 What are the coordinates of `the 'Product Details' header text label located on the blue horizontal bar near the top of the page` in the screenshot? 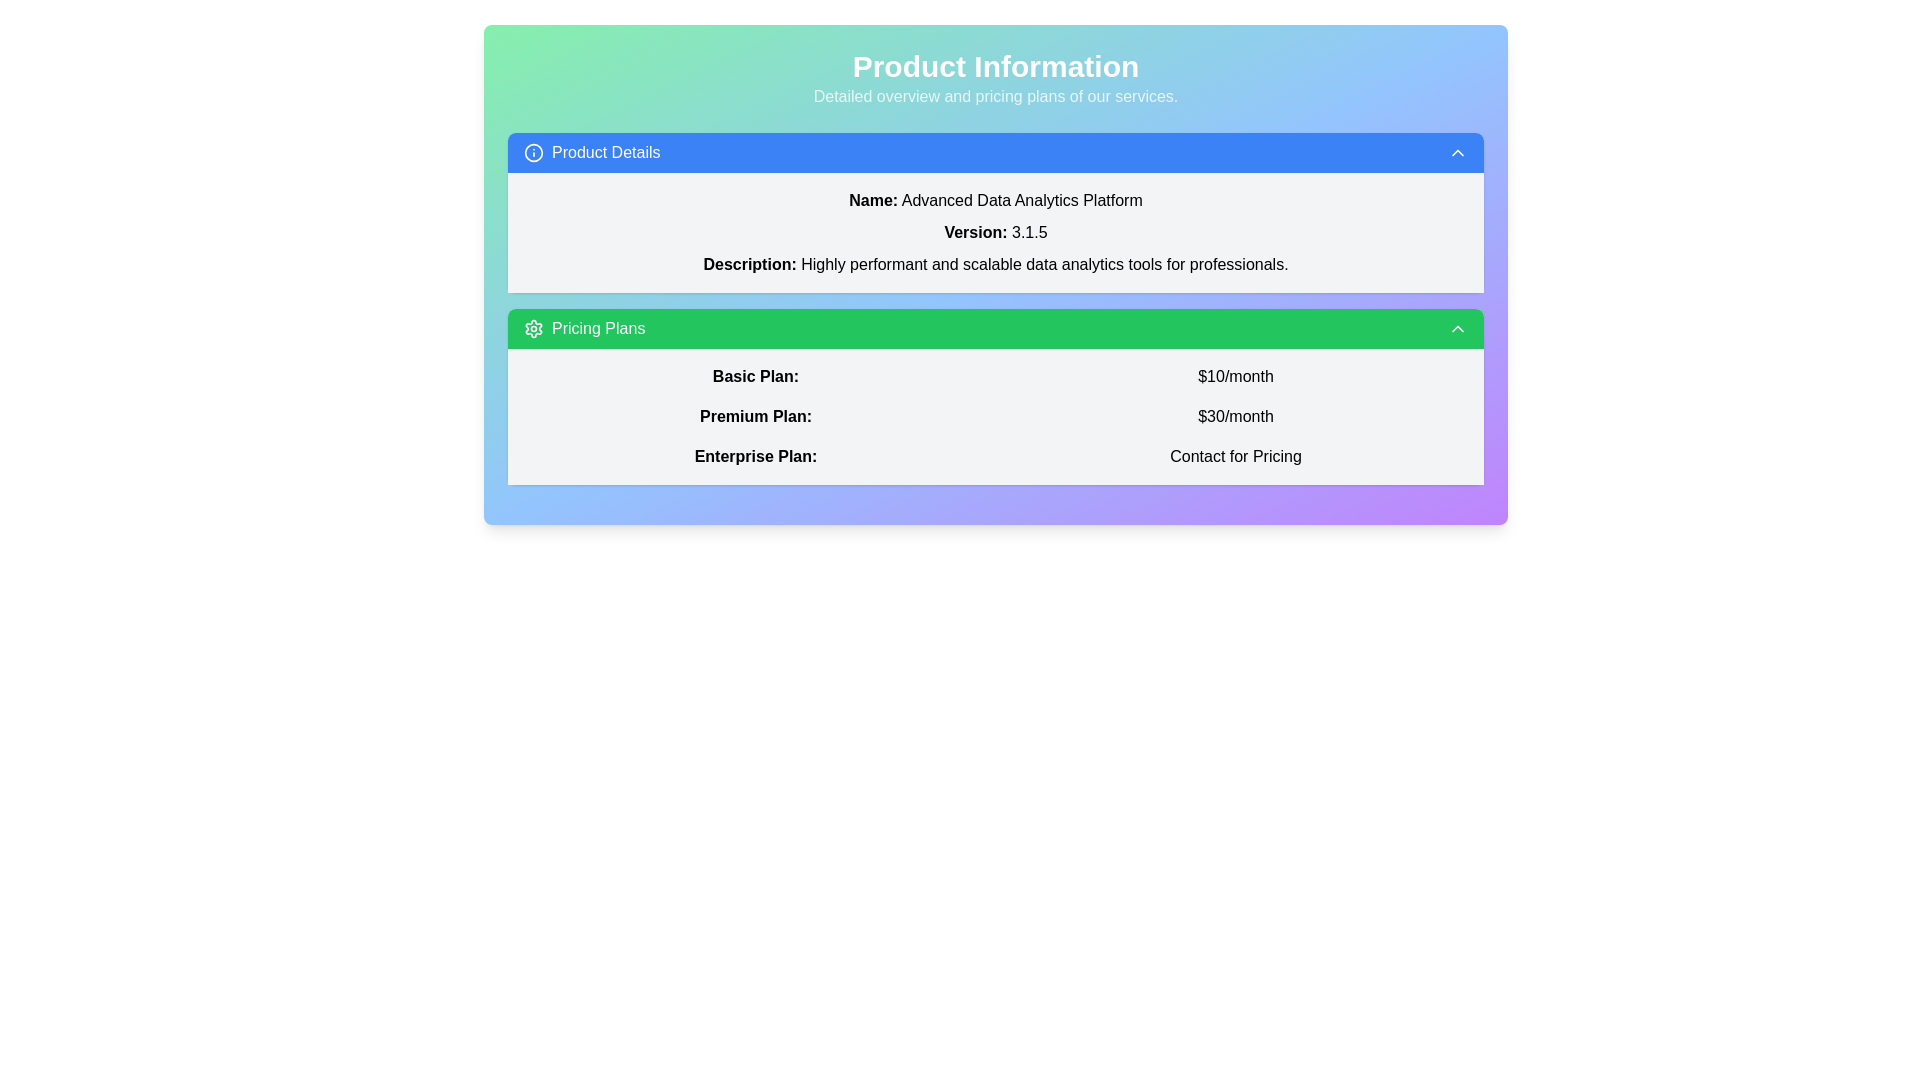 It's located at (605, 152).